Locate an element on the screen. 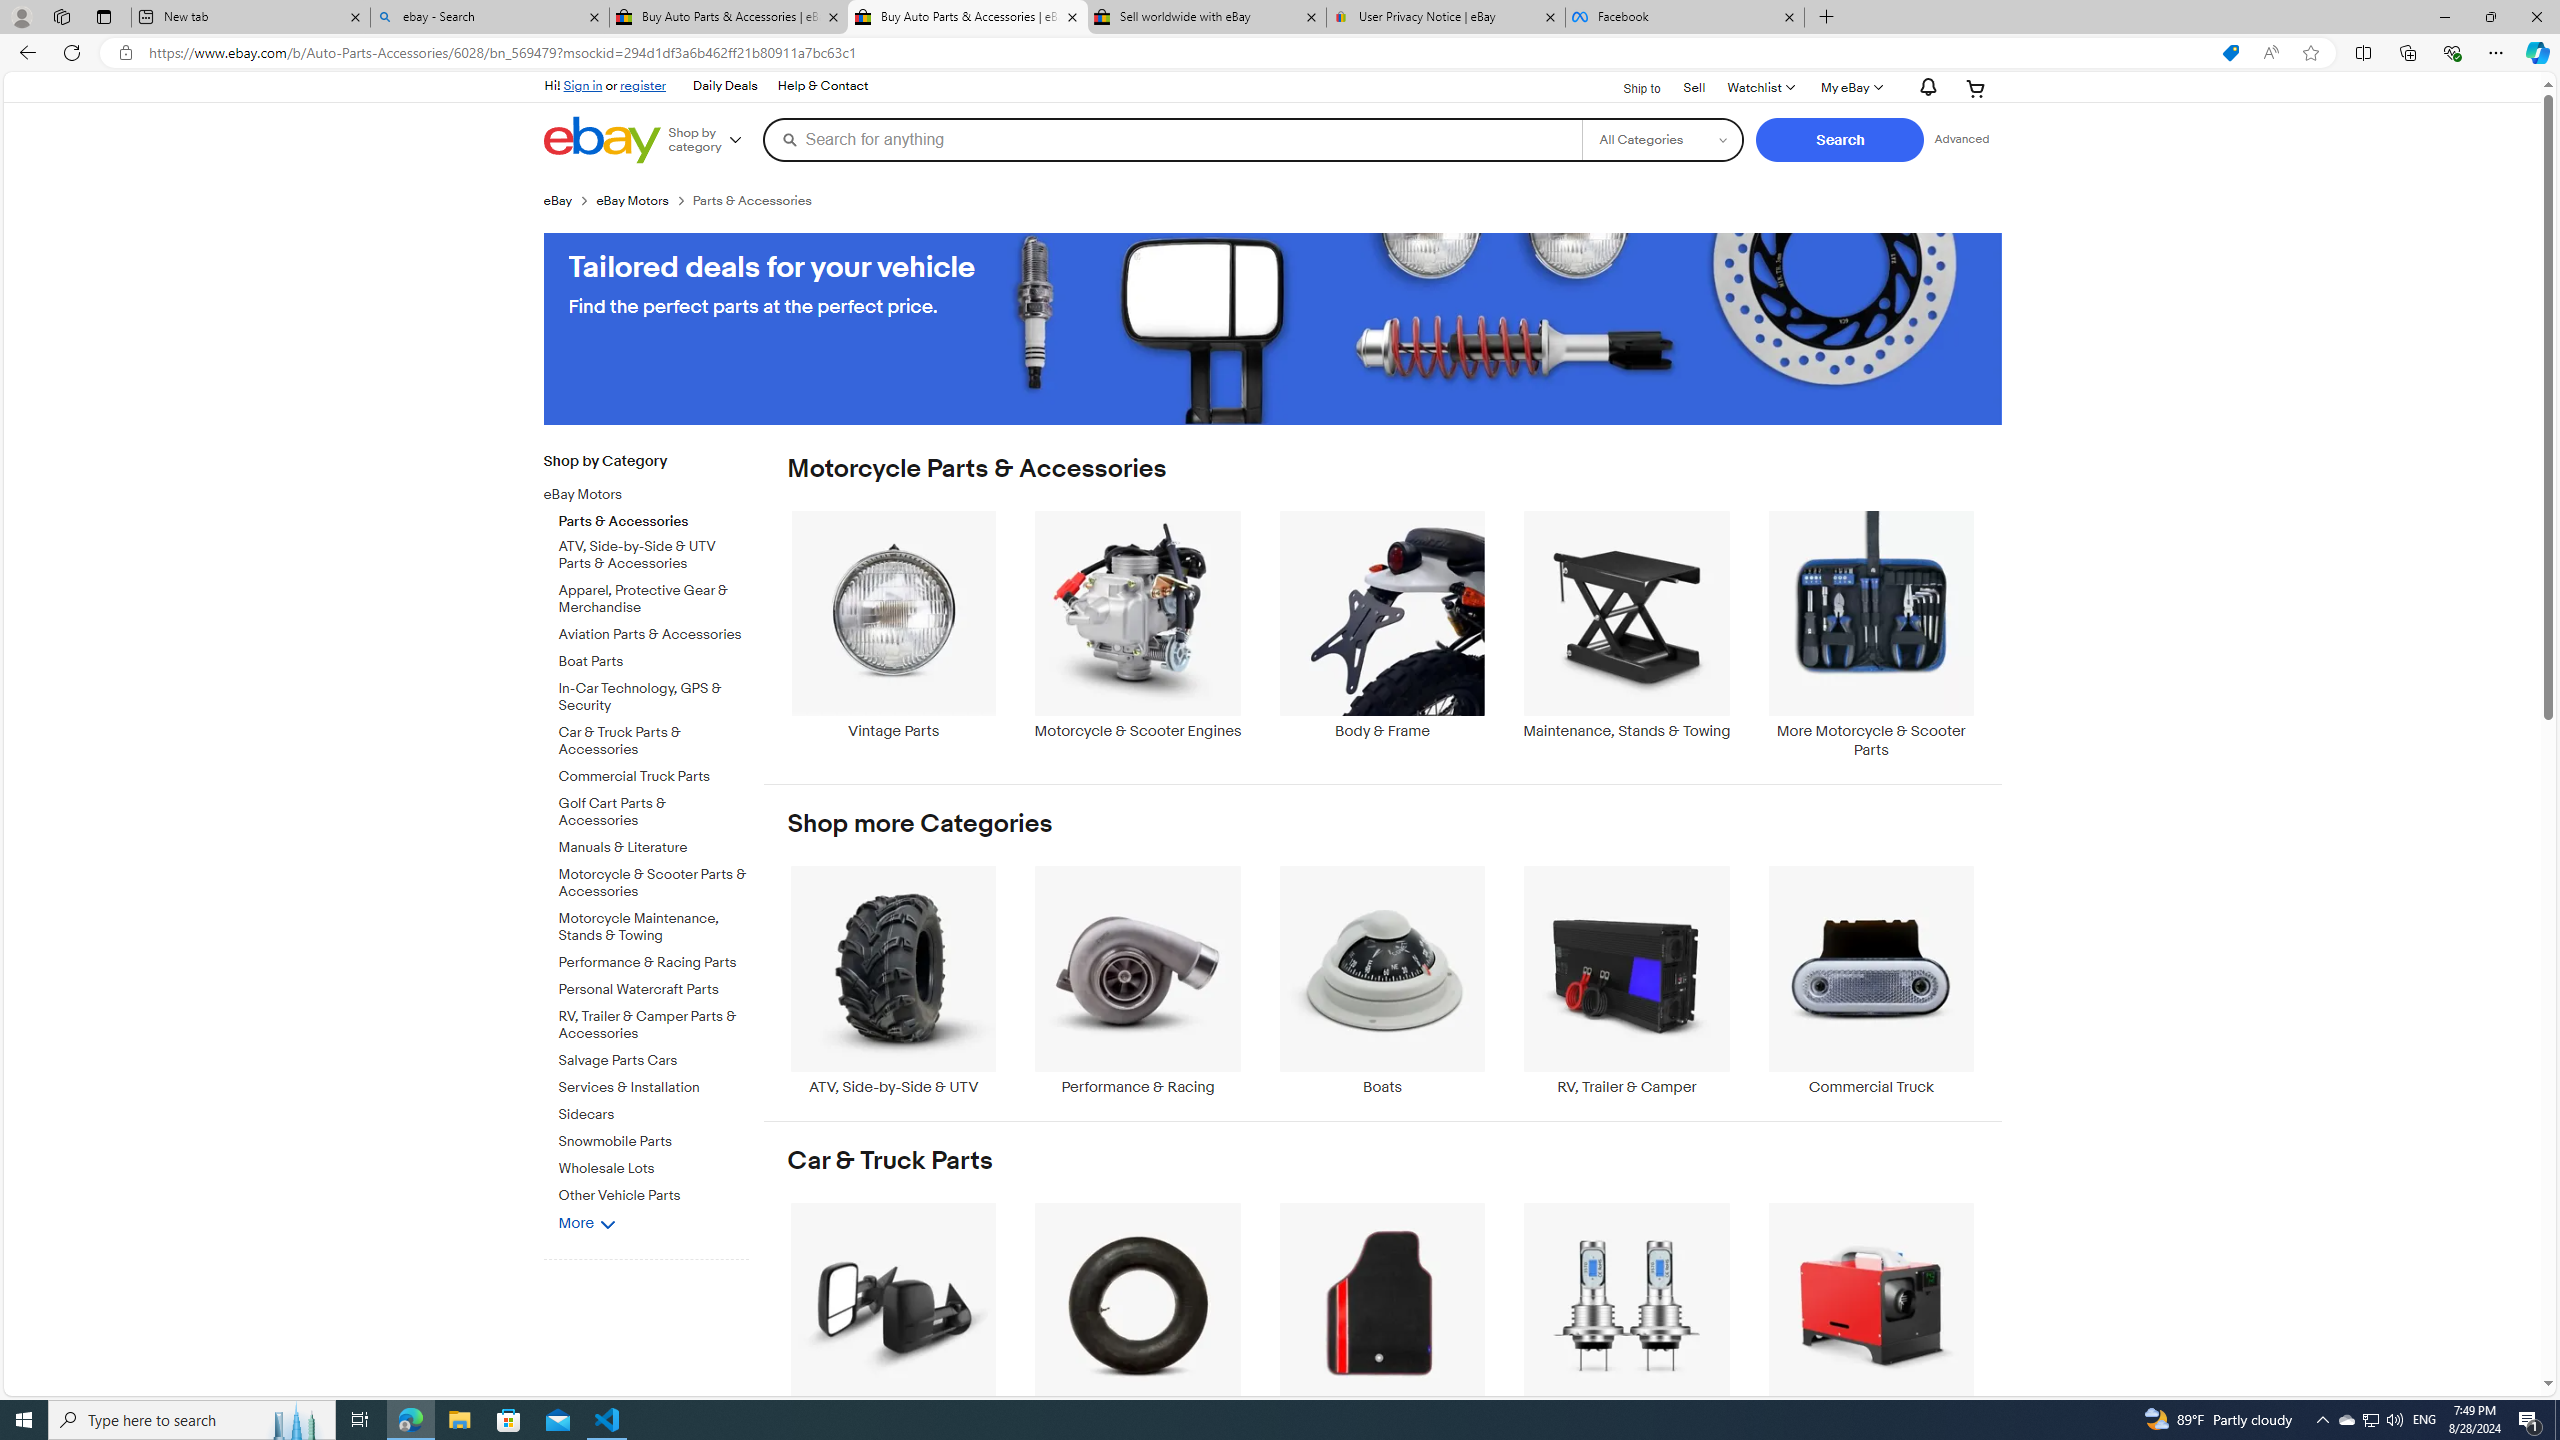 Image resolution: width=2560 pixels, height=1440 pixels. 'Apparel, Protective Gear & Merchandise' is located at coordinates (653, 598).